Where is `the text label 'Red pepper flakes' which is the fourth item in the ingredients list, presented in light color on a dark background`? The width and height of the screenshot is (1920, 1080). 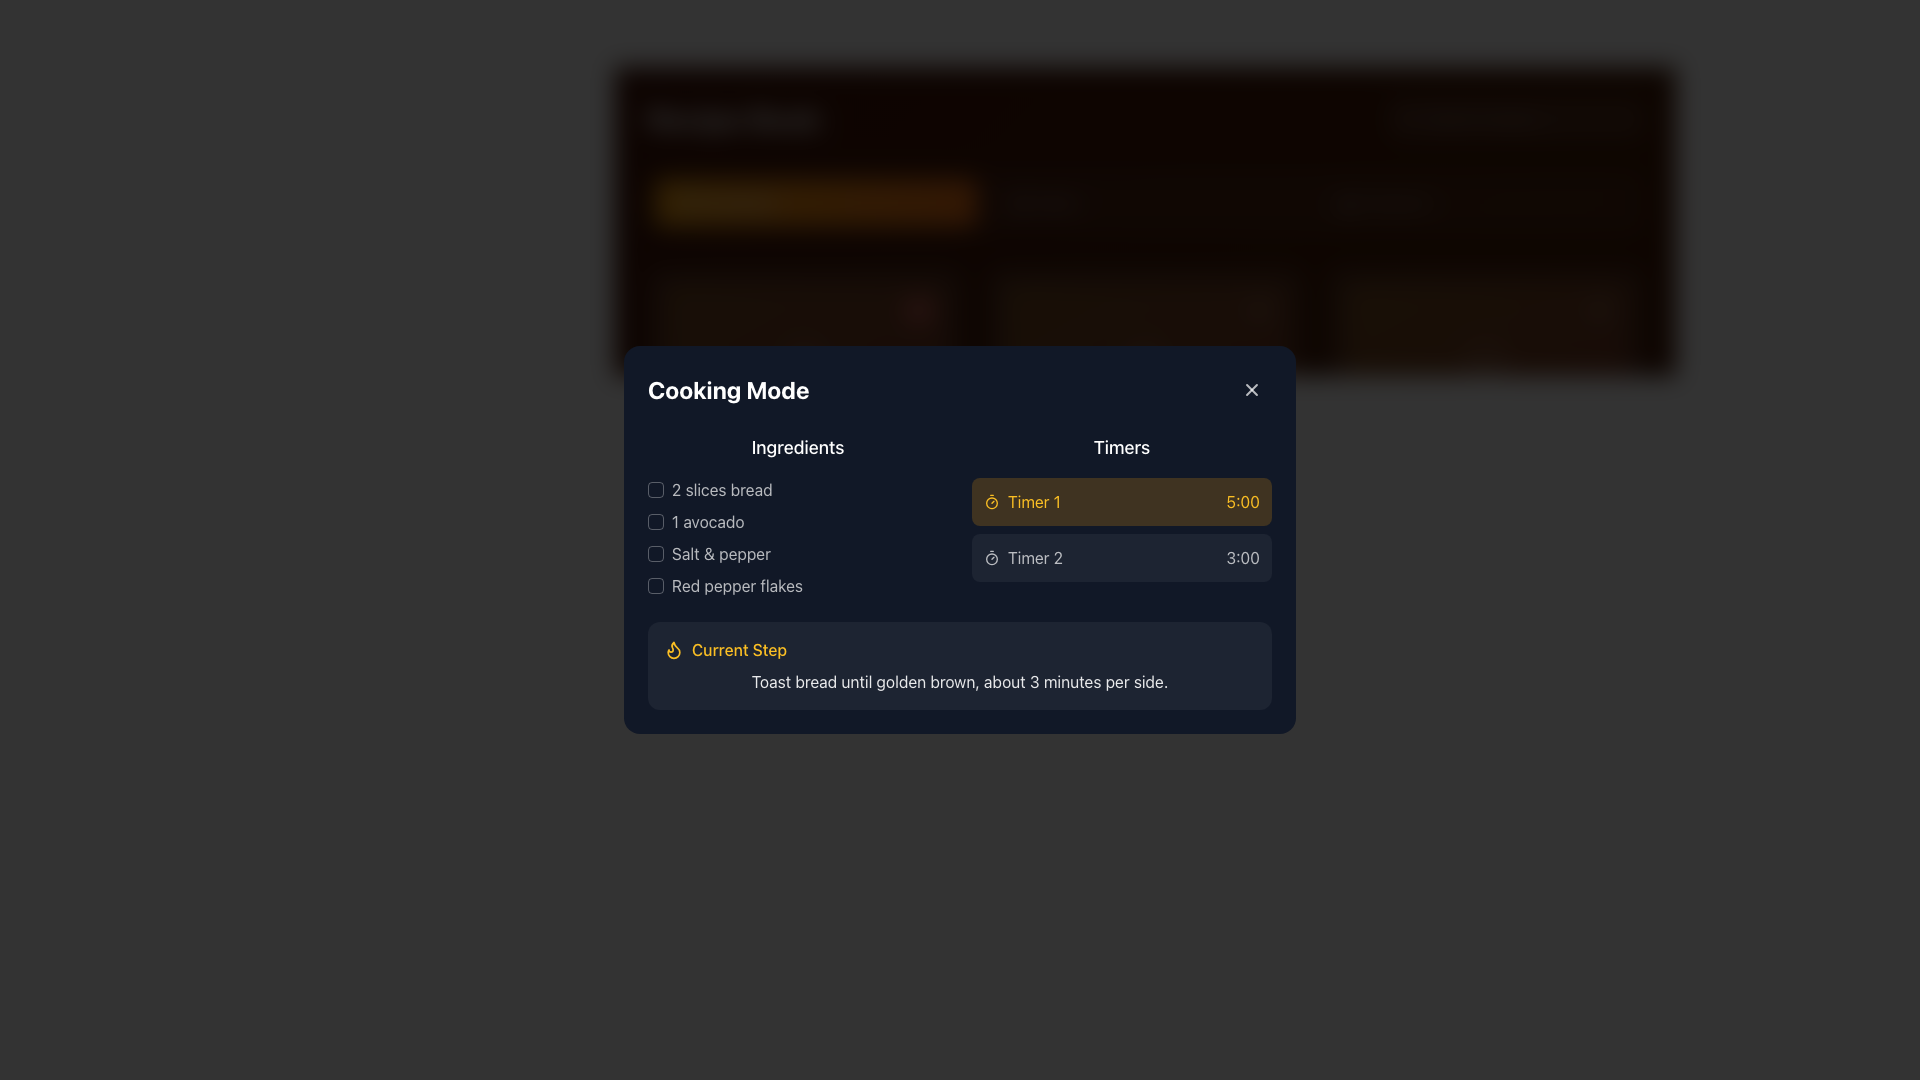 the text label 'Red pepper flakes' which is the fourth item in the ingredients list, presented in light color on a dark background is located at coordinates (796, 585).